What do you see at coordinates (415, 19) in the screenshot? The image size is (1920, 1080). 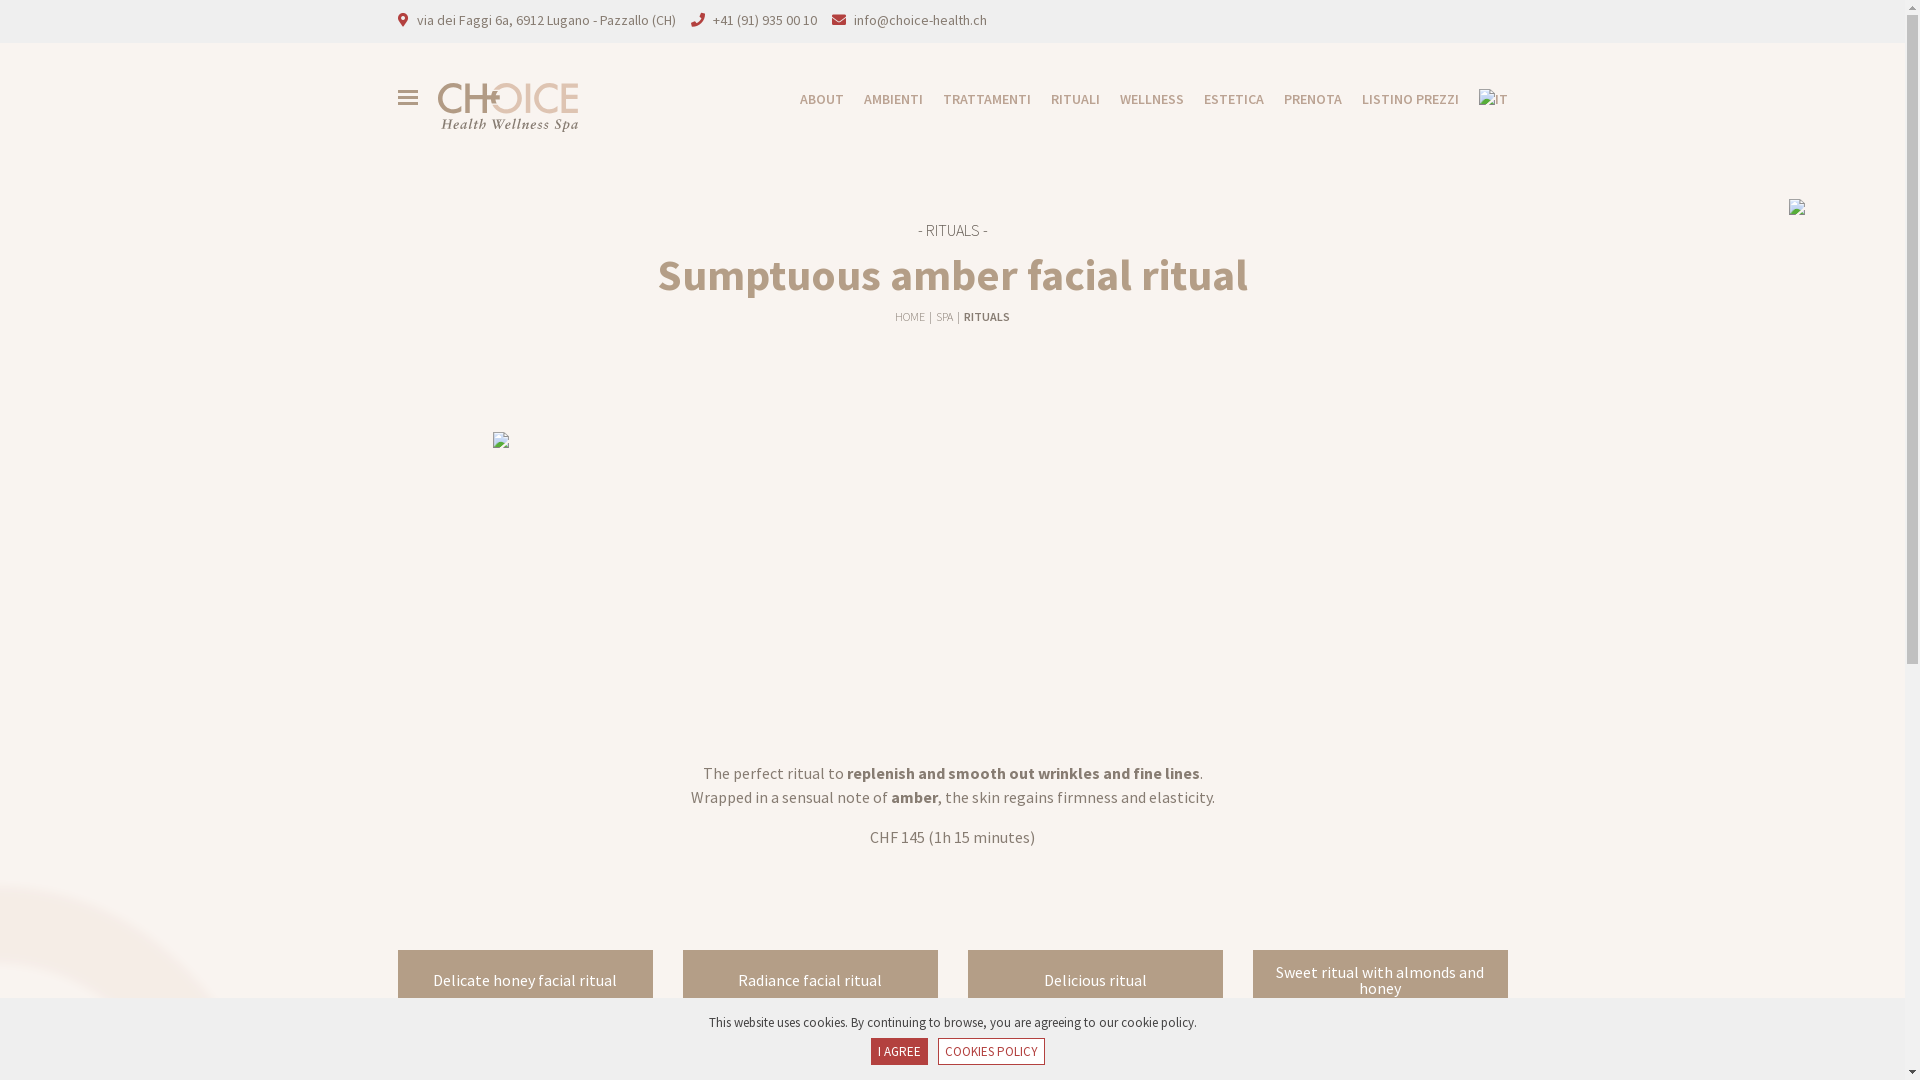 I see `'via dei Faggi 6a, 6912 Lugano - Pazzallo (CH)'` at bounding box center [415, 19].